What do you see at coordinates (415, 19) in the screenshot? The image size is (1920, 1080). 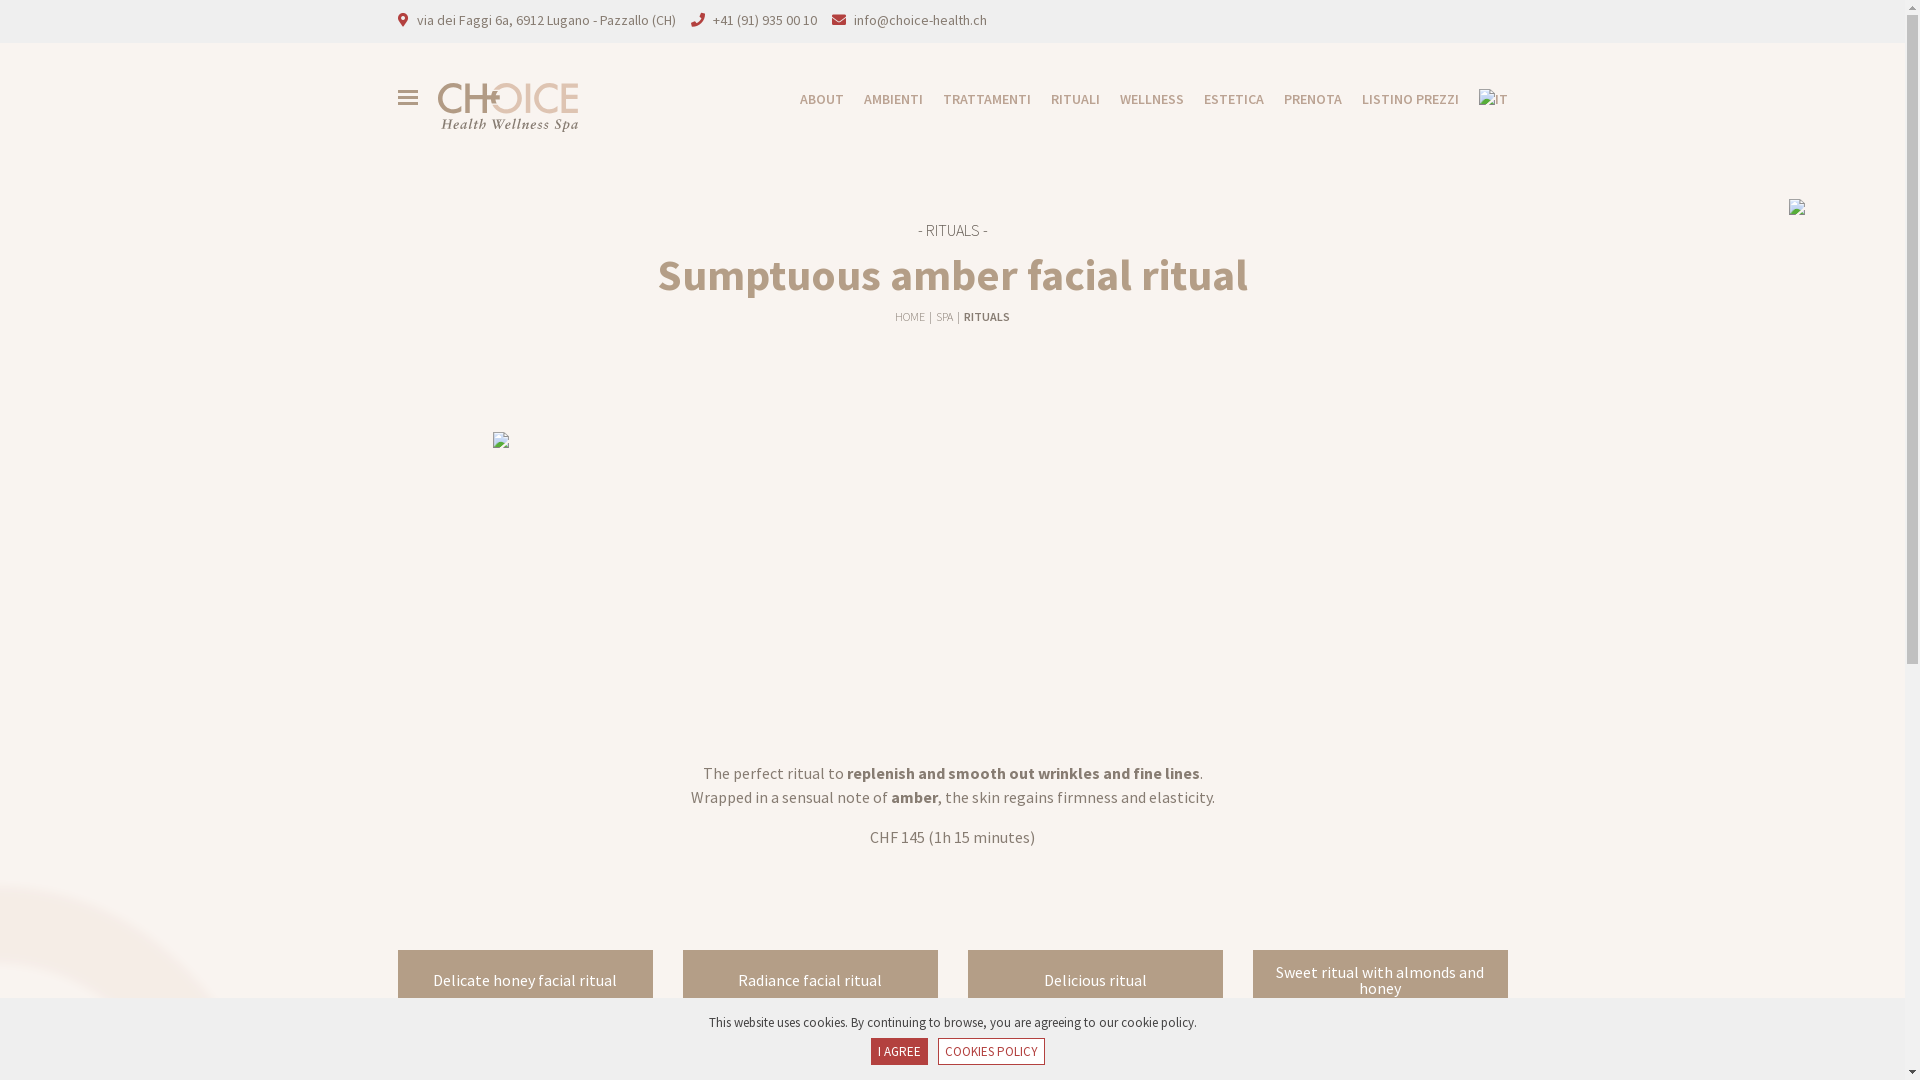 I see `'via dei Faggi 6a, 6912 Lugano - Pazzallo (CH)'` at bounding box center [415, 19].